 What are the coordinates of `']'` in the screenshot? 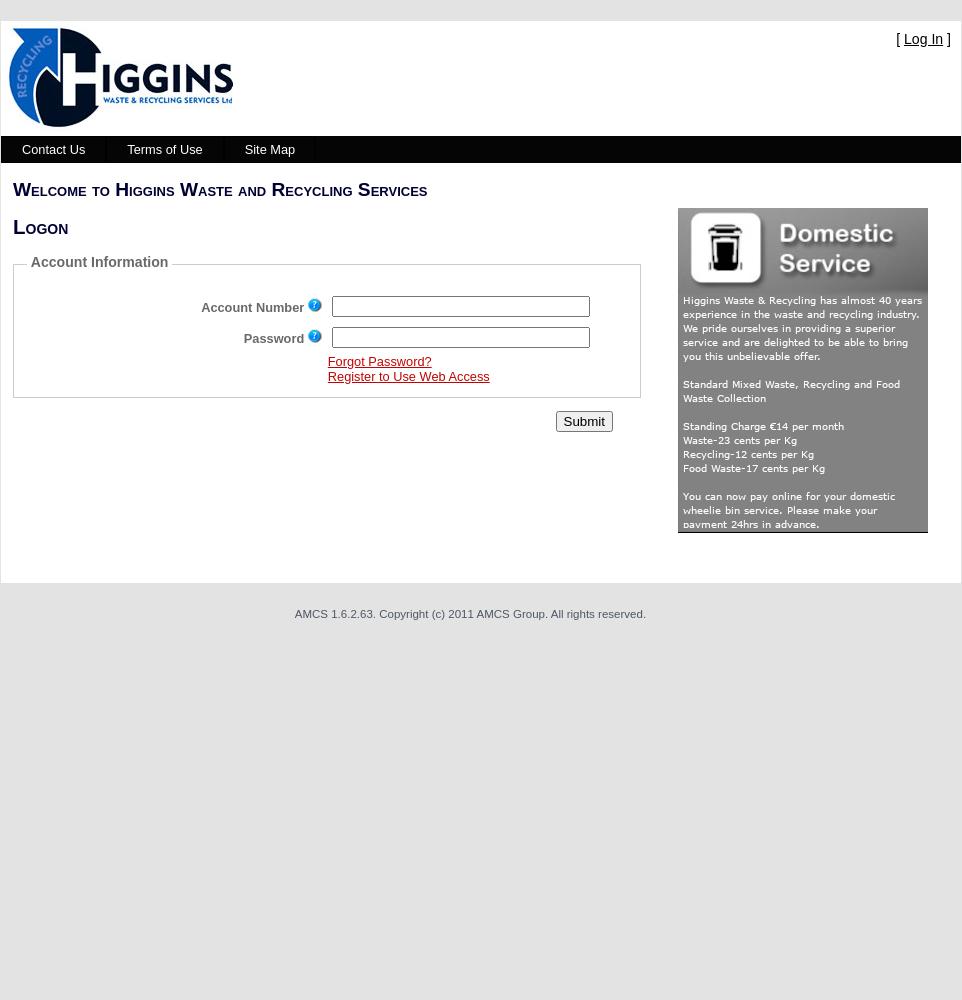 It's located at (942, 39).